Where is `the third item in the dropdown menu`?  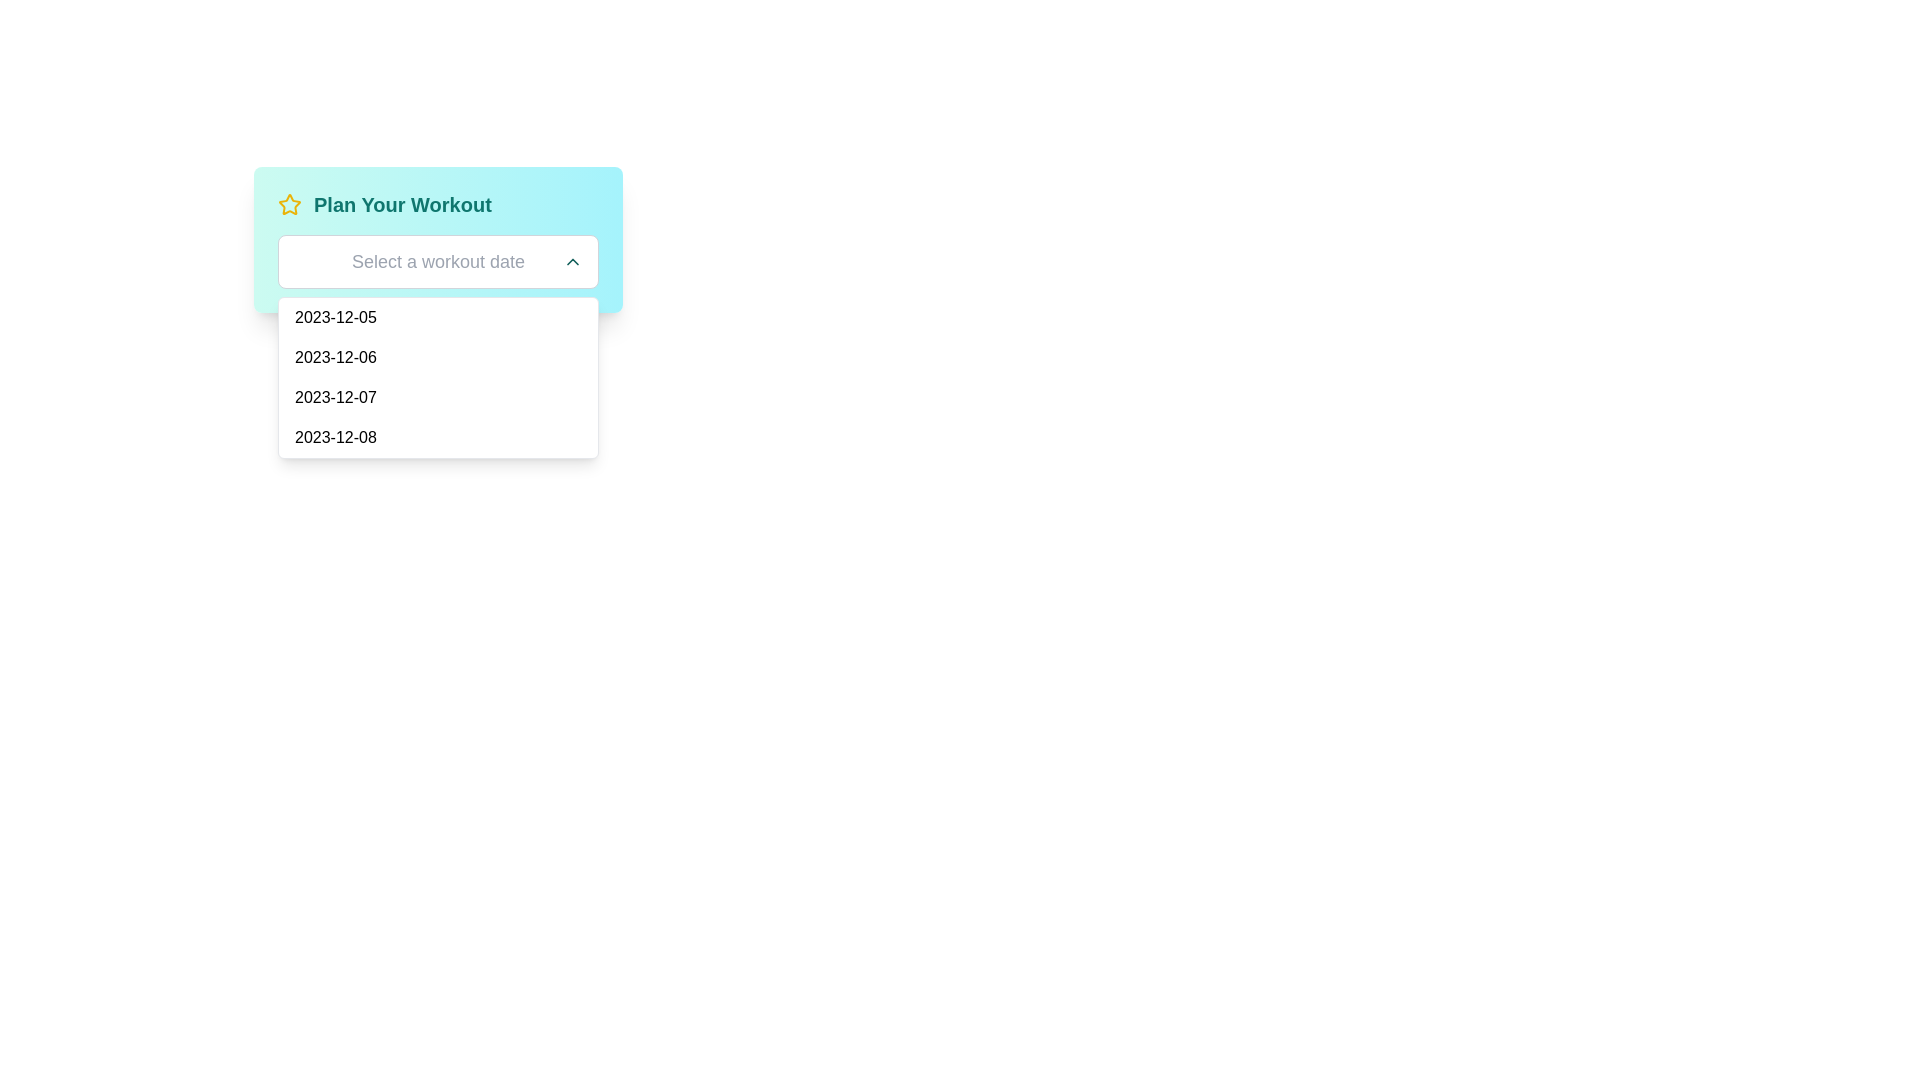 the third item in the dropdown menu is located at coordinates (437, 397).